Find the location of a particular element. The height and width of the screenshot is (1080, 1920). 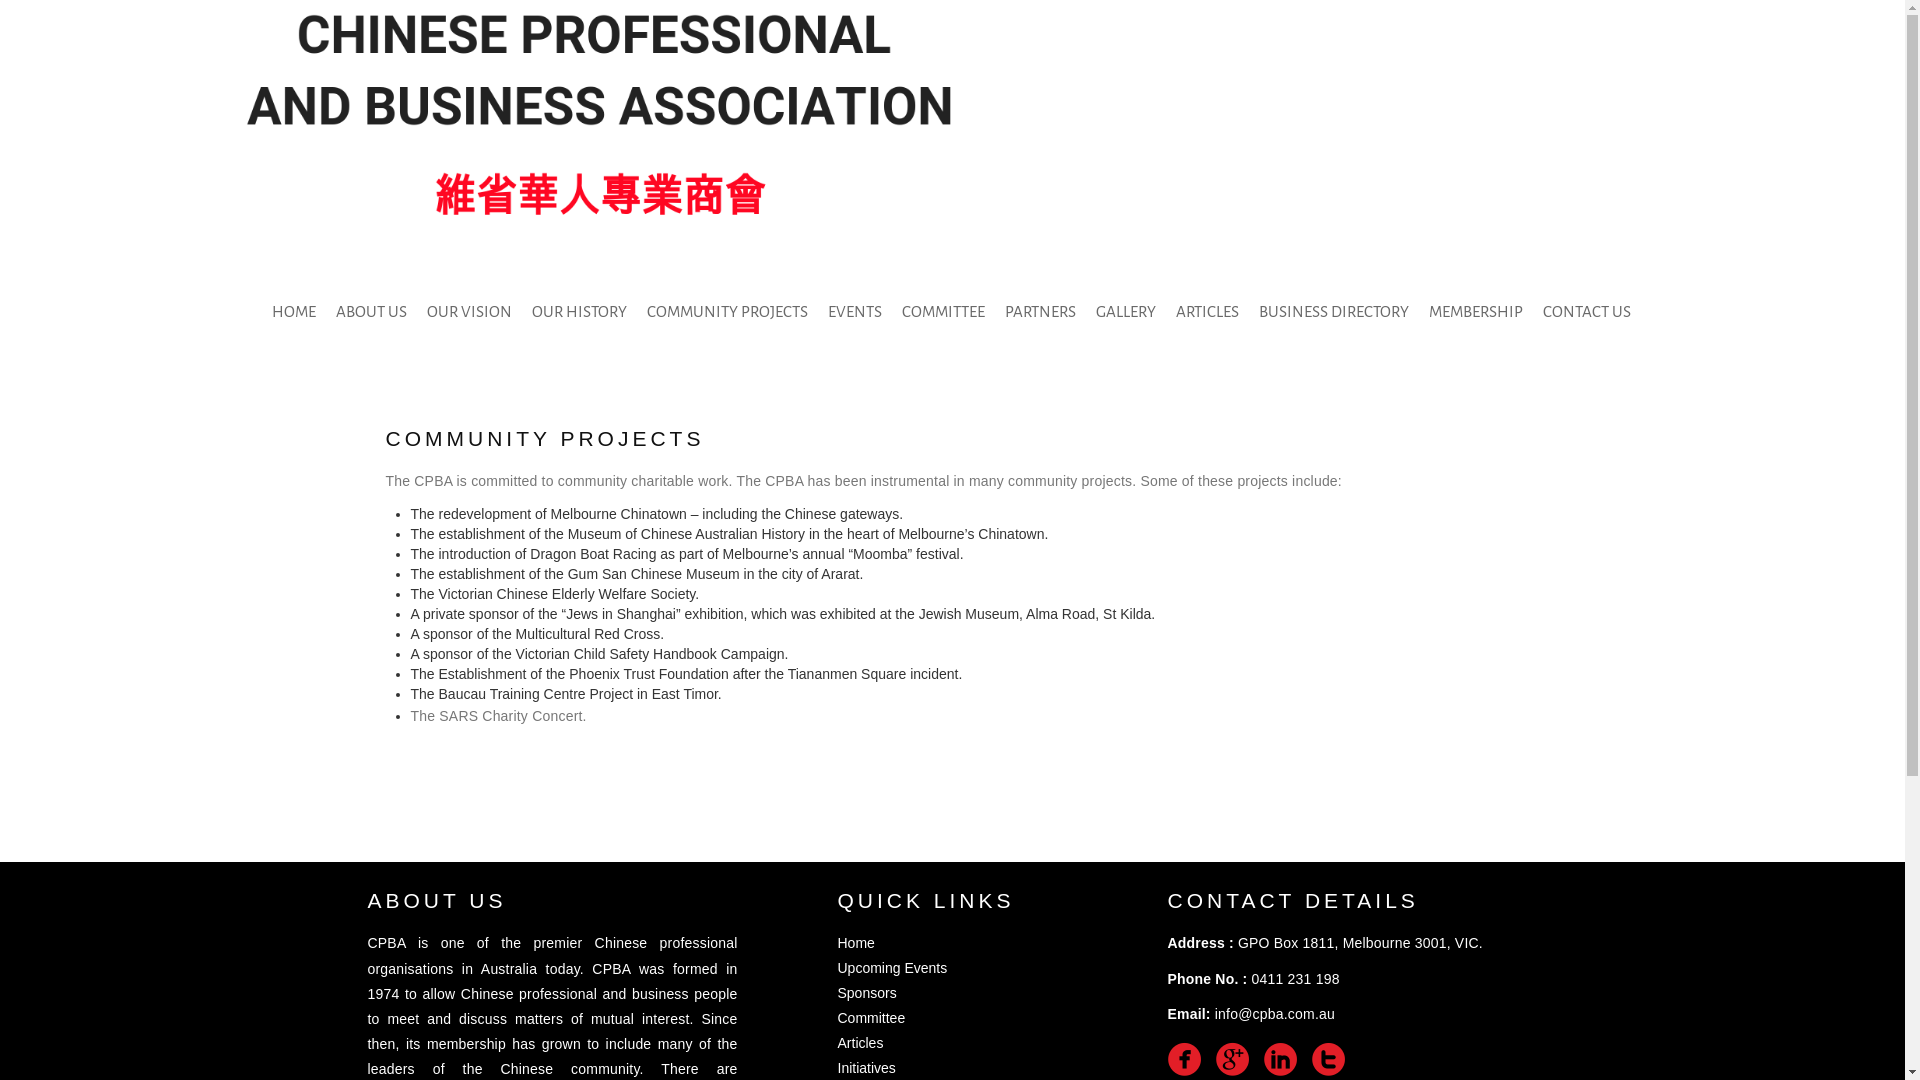

'Committee' is located at coordinates (872, 1018).